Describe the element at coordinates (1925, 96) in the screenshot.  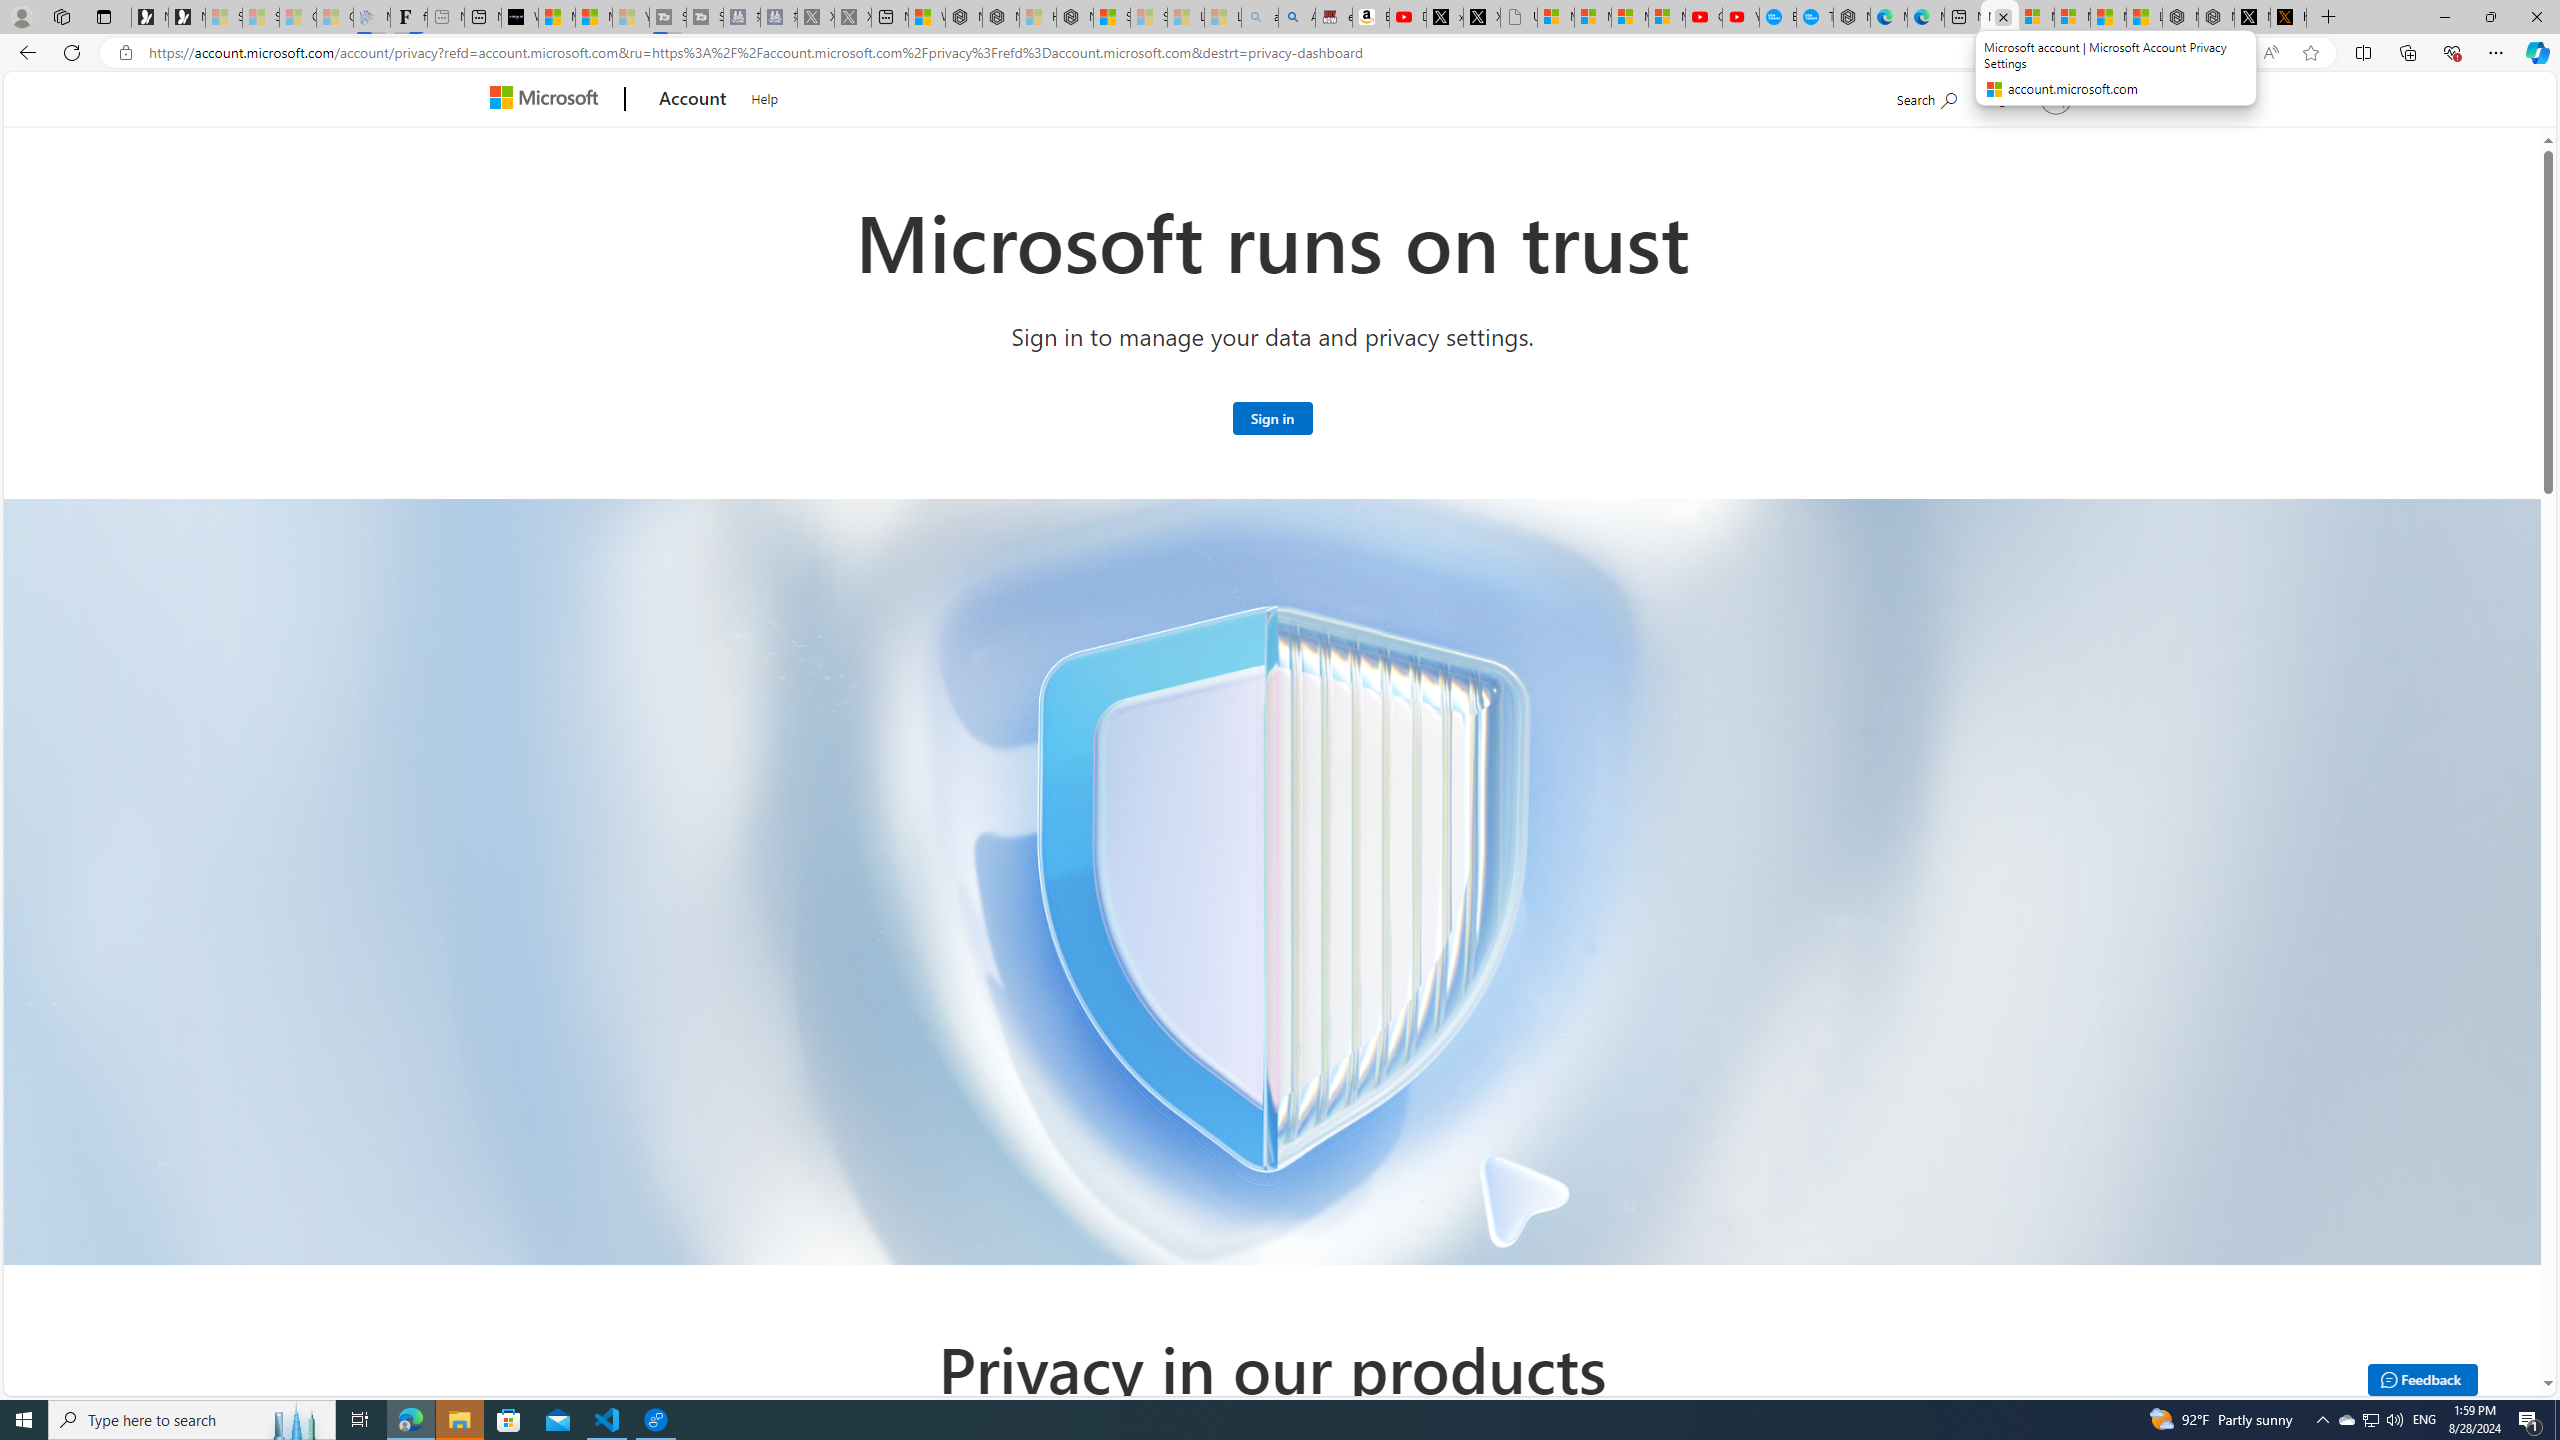
I see `'Search Microsoft.com'` at that location.